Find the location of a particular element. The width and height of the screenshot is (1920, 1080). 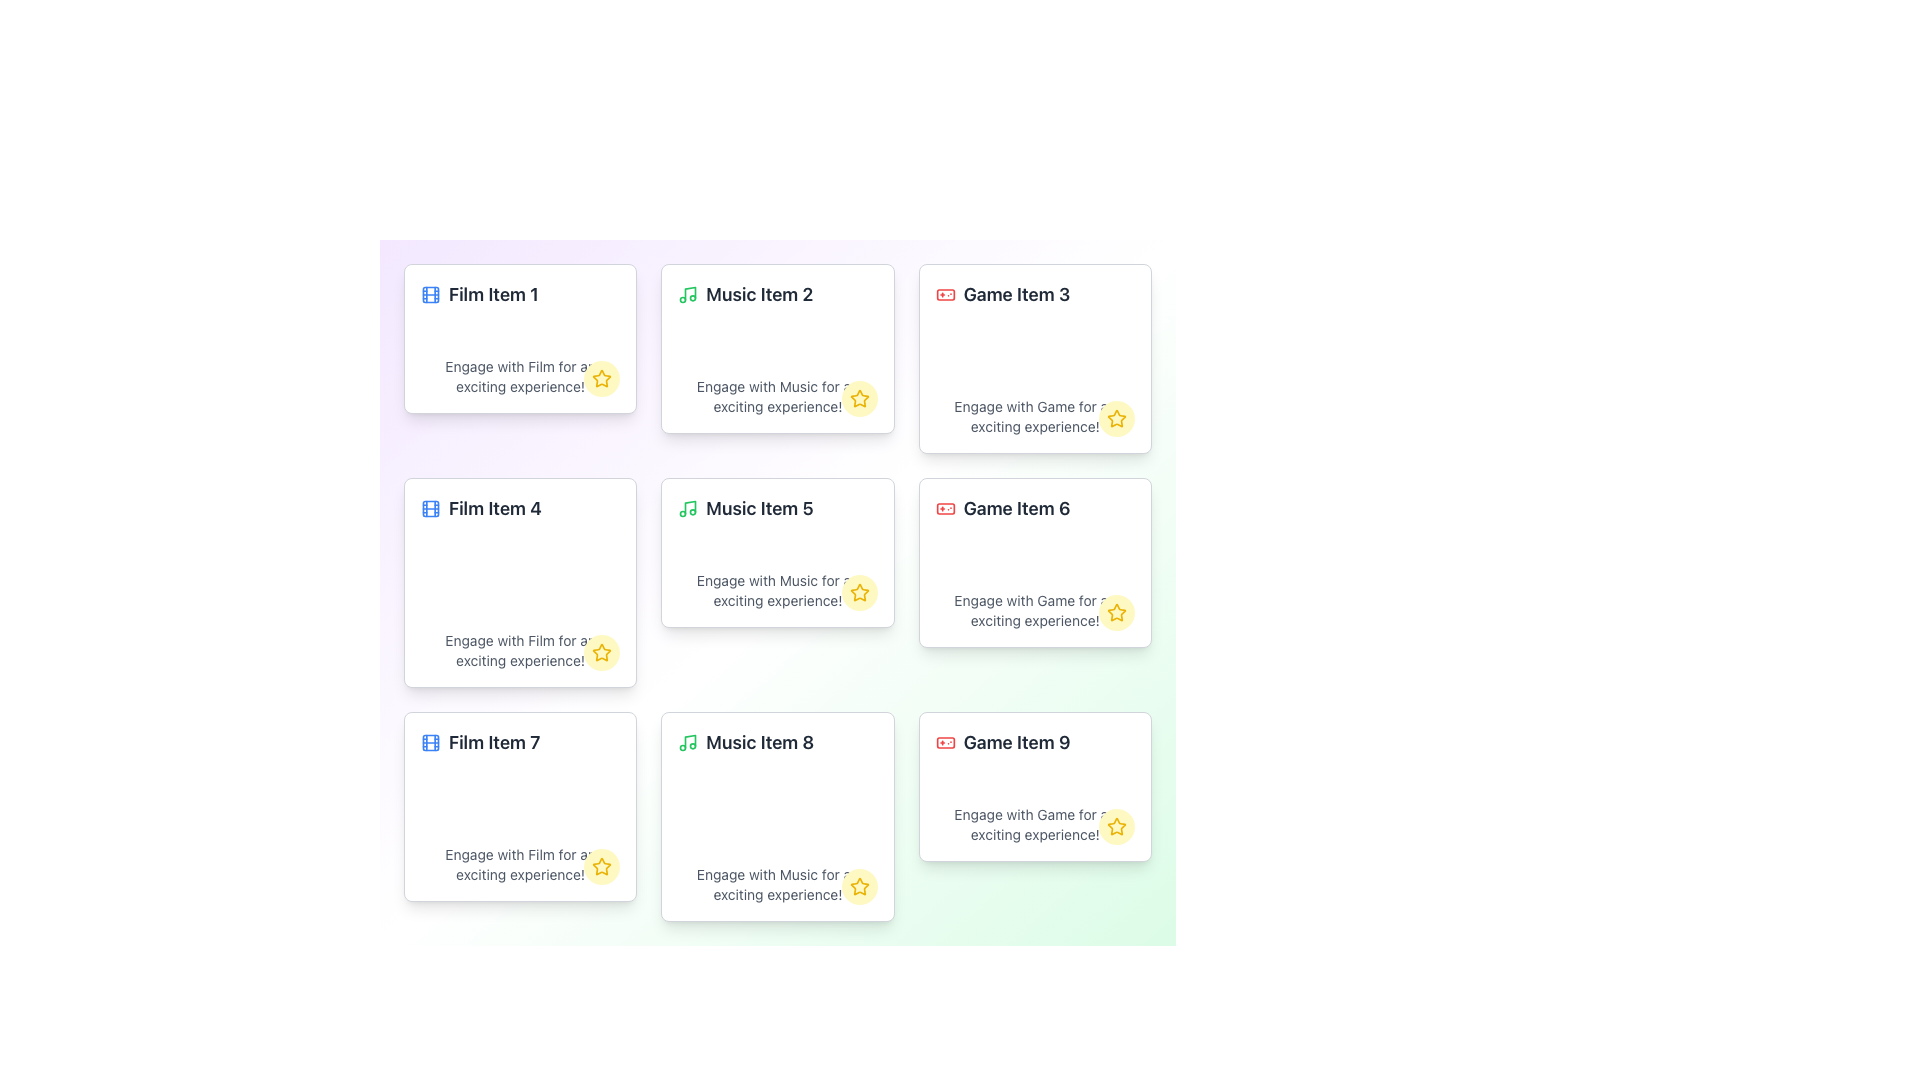

the star-shaped icon in the bottom-right corner of the card labeled 'Game Item 9' is located at coordinates (1115, 825).